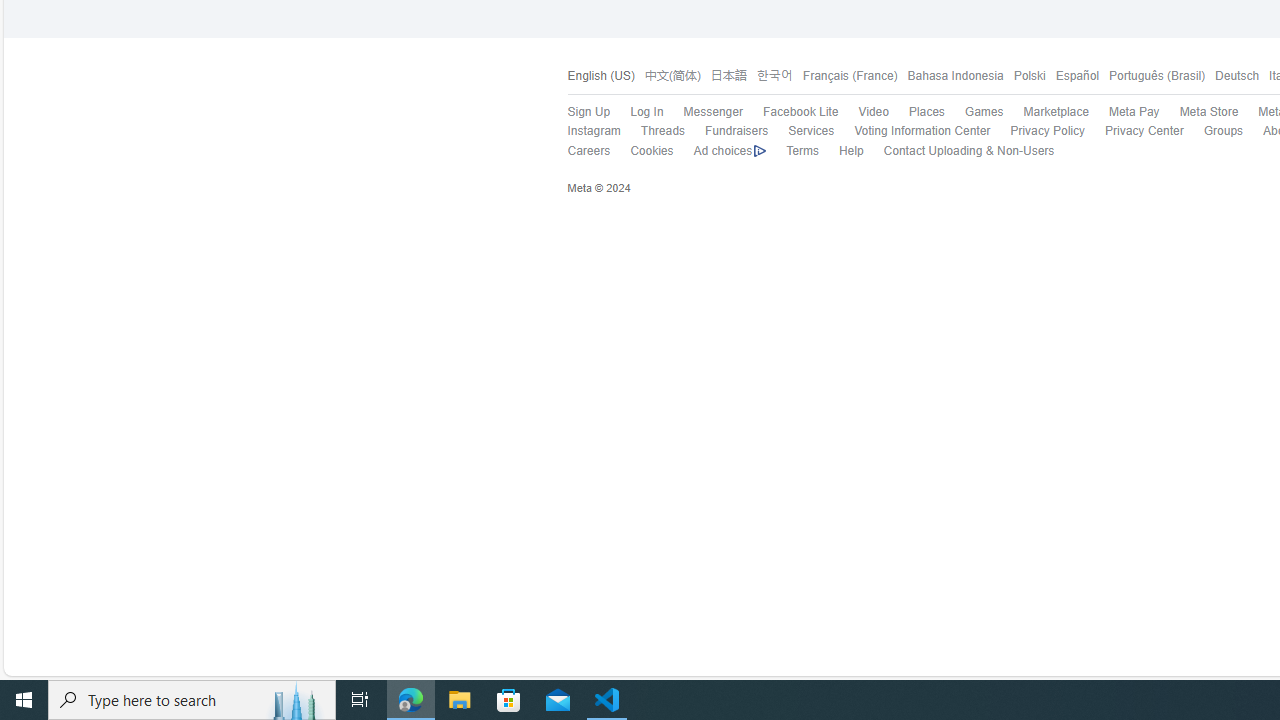 This screenshot has height=720, width=1280. I want to click on 'Places', so click(925, 112).